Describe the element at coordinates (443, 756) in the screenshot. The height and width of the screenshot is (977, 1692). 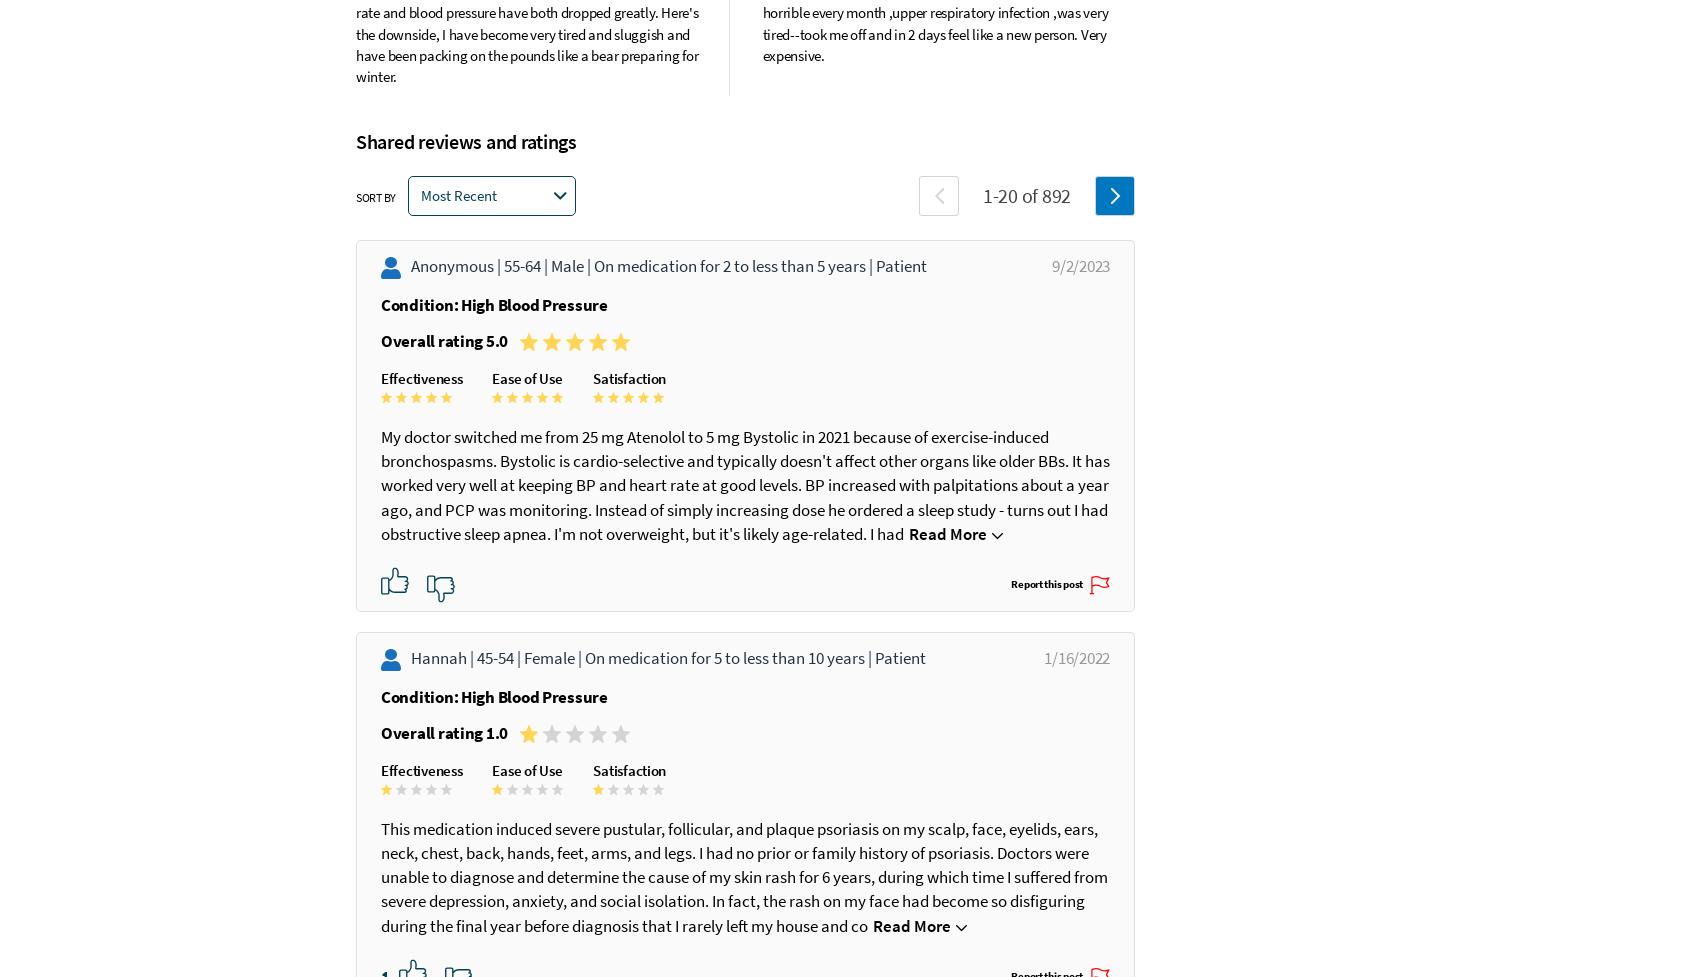
I see `'Overall rating 1.0'` at that location.